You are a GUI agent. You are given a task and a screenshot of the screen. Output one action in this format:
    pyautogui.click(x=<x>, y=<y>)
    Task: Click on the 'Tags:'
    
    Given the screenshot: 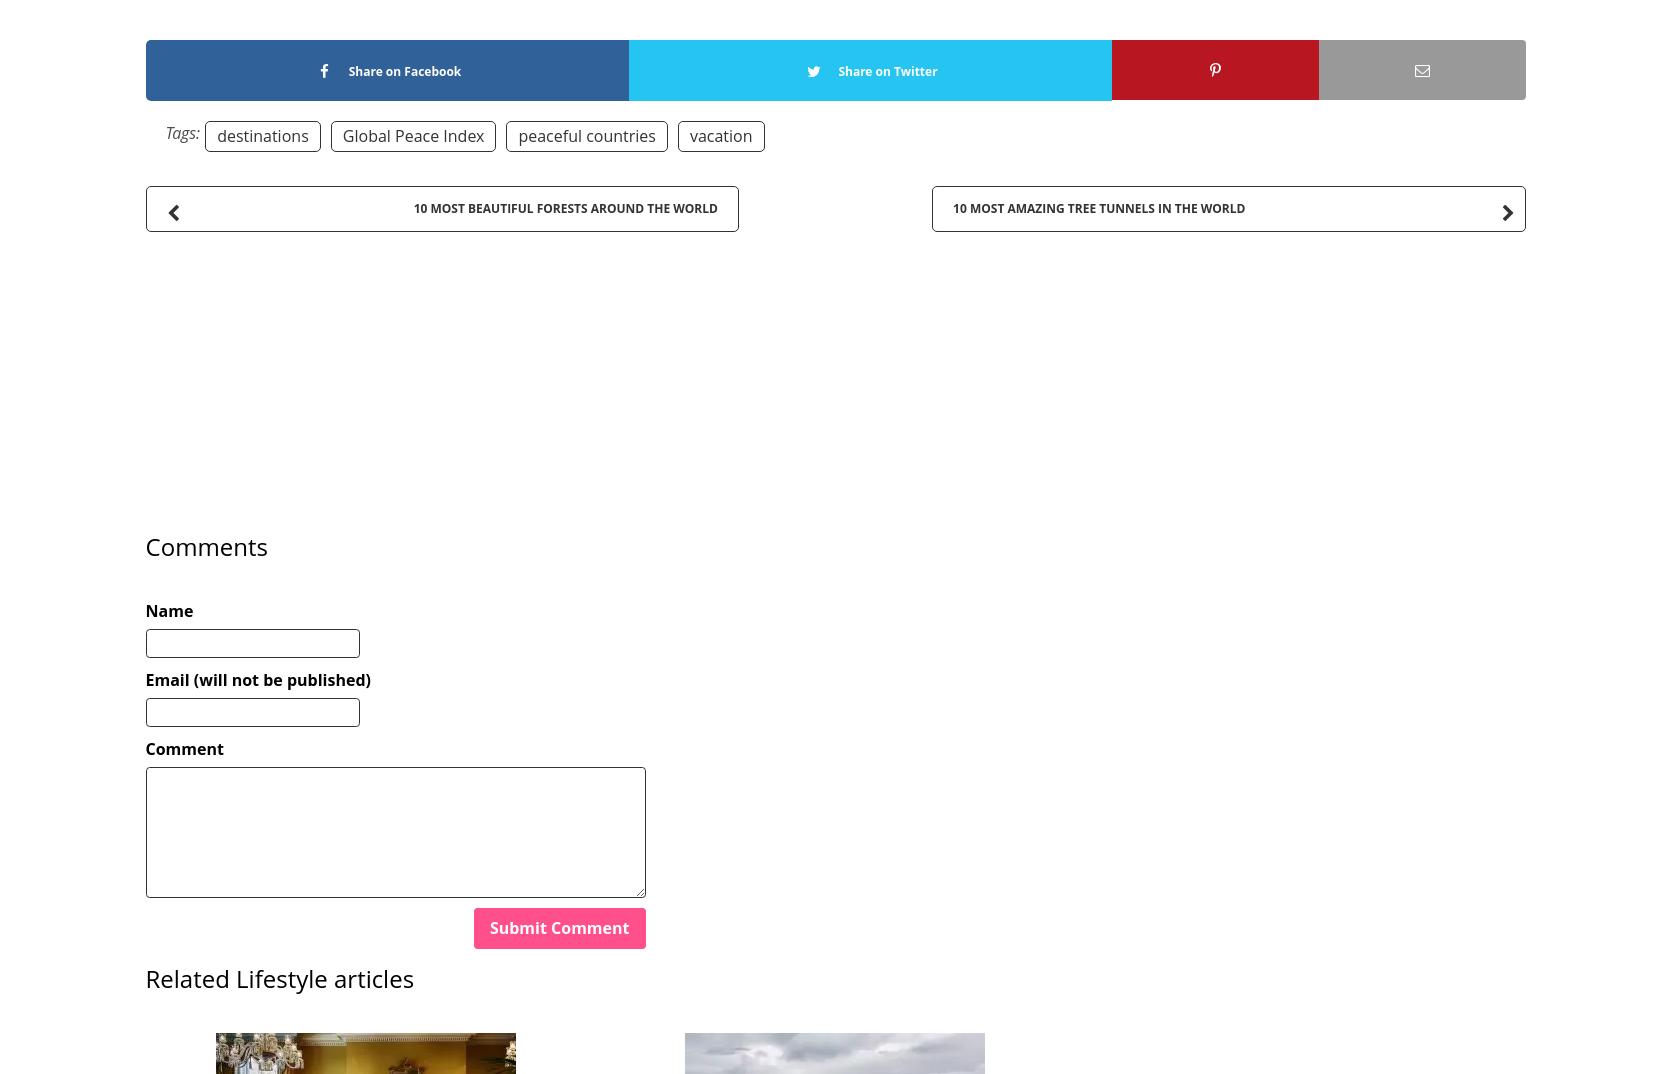 What is the action you would take?
    pyautogui.click(x=181, y=131)
    